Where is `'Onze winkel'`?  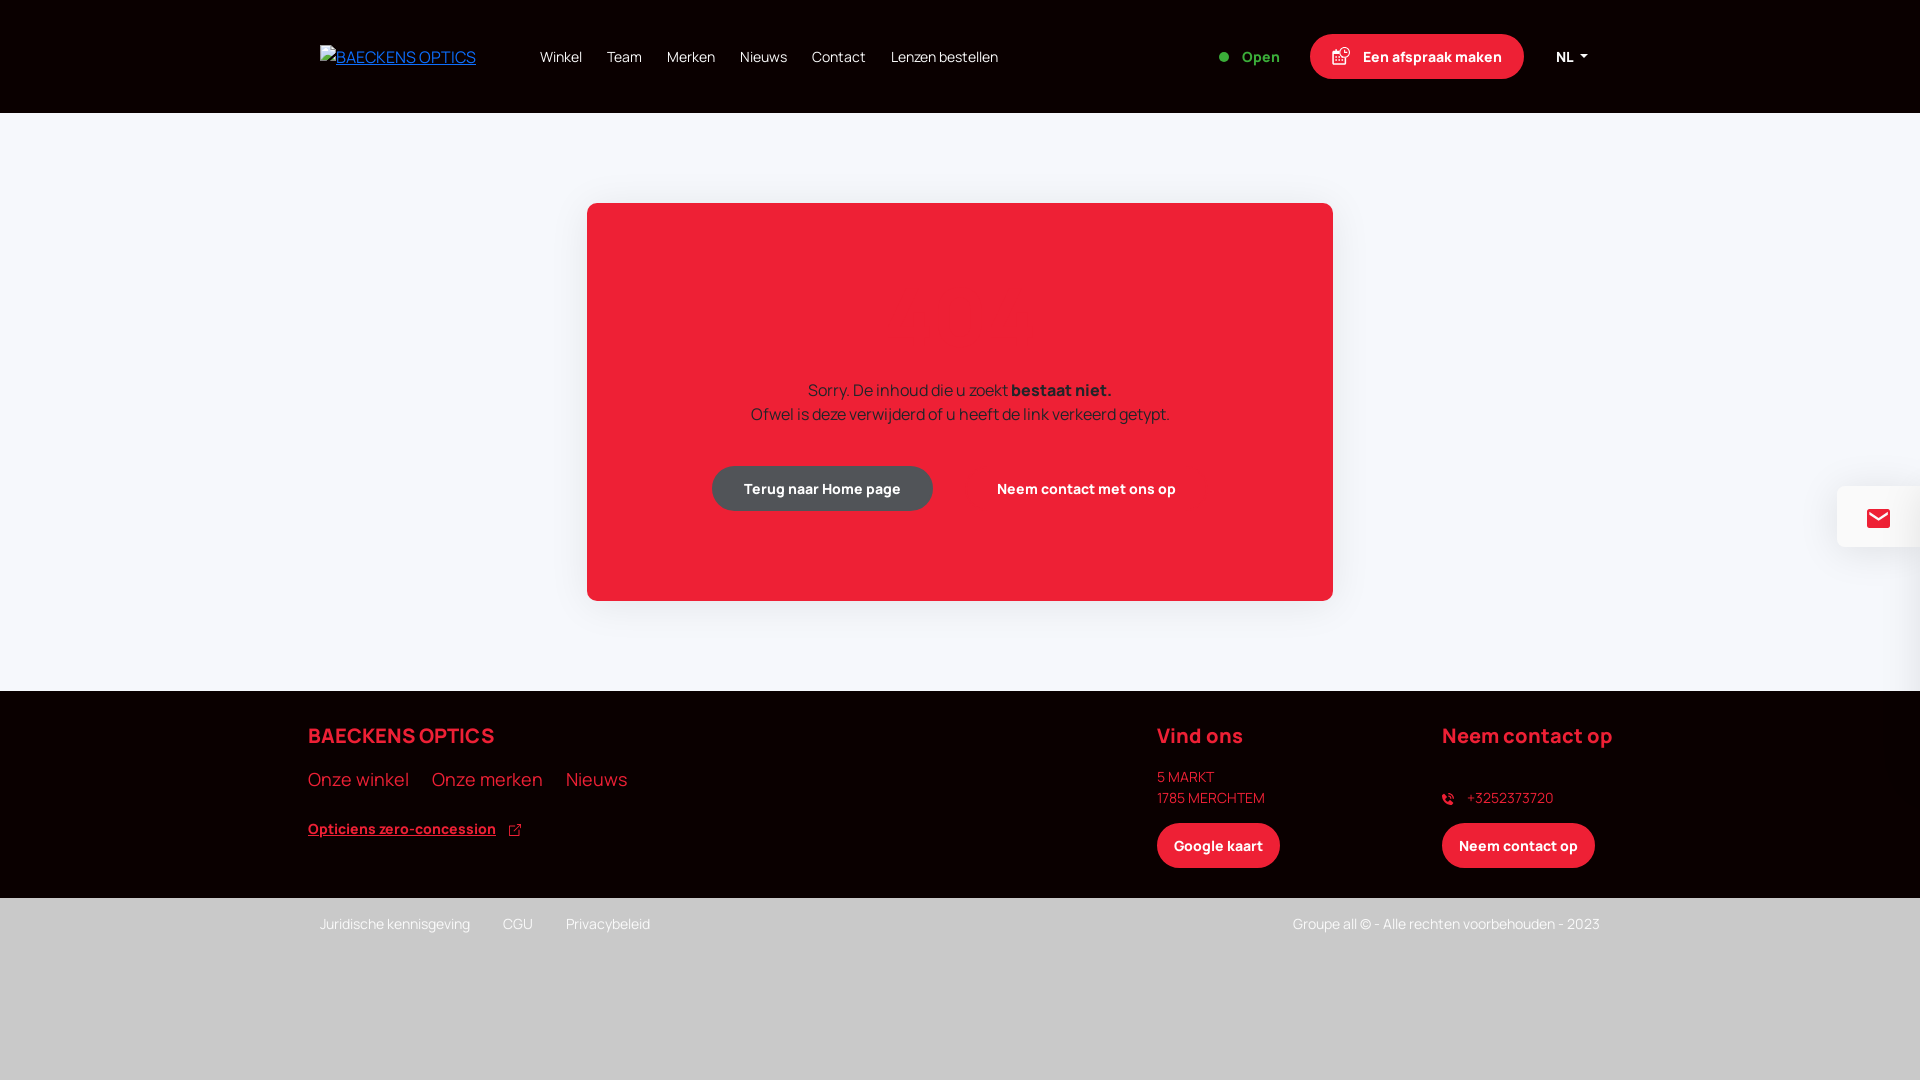 'Onze winkel' is located at coordinates (358, 778).